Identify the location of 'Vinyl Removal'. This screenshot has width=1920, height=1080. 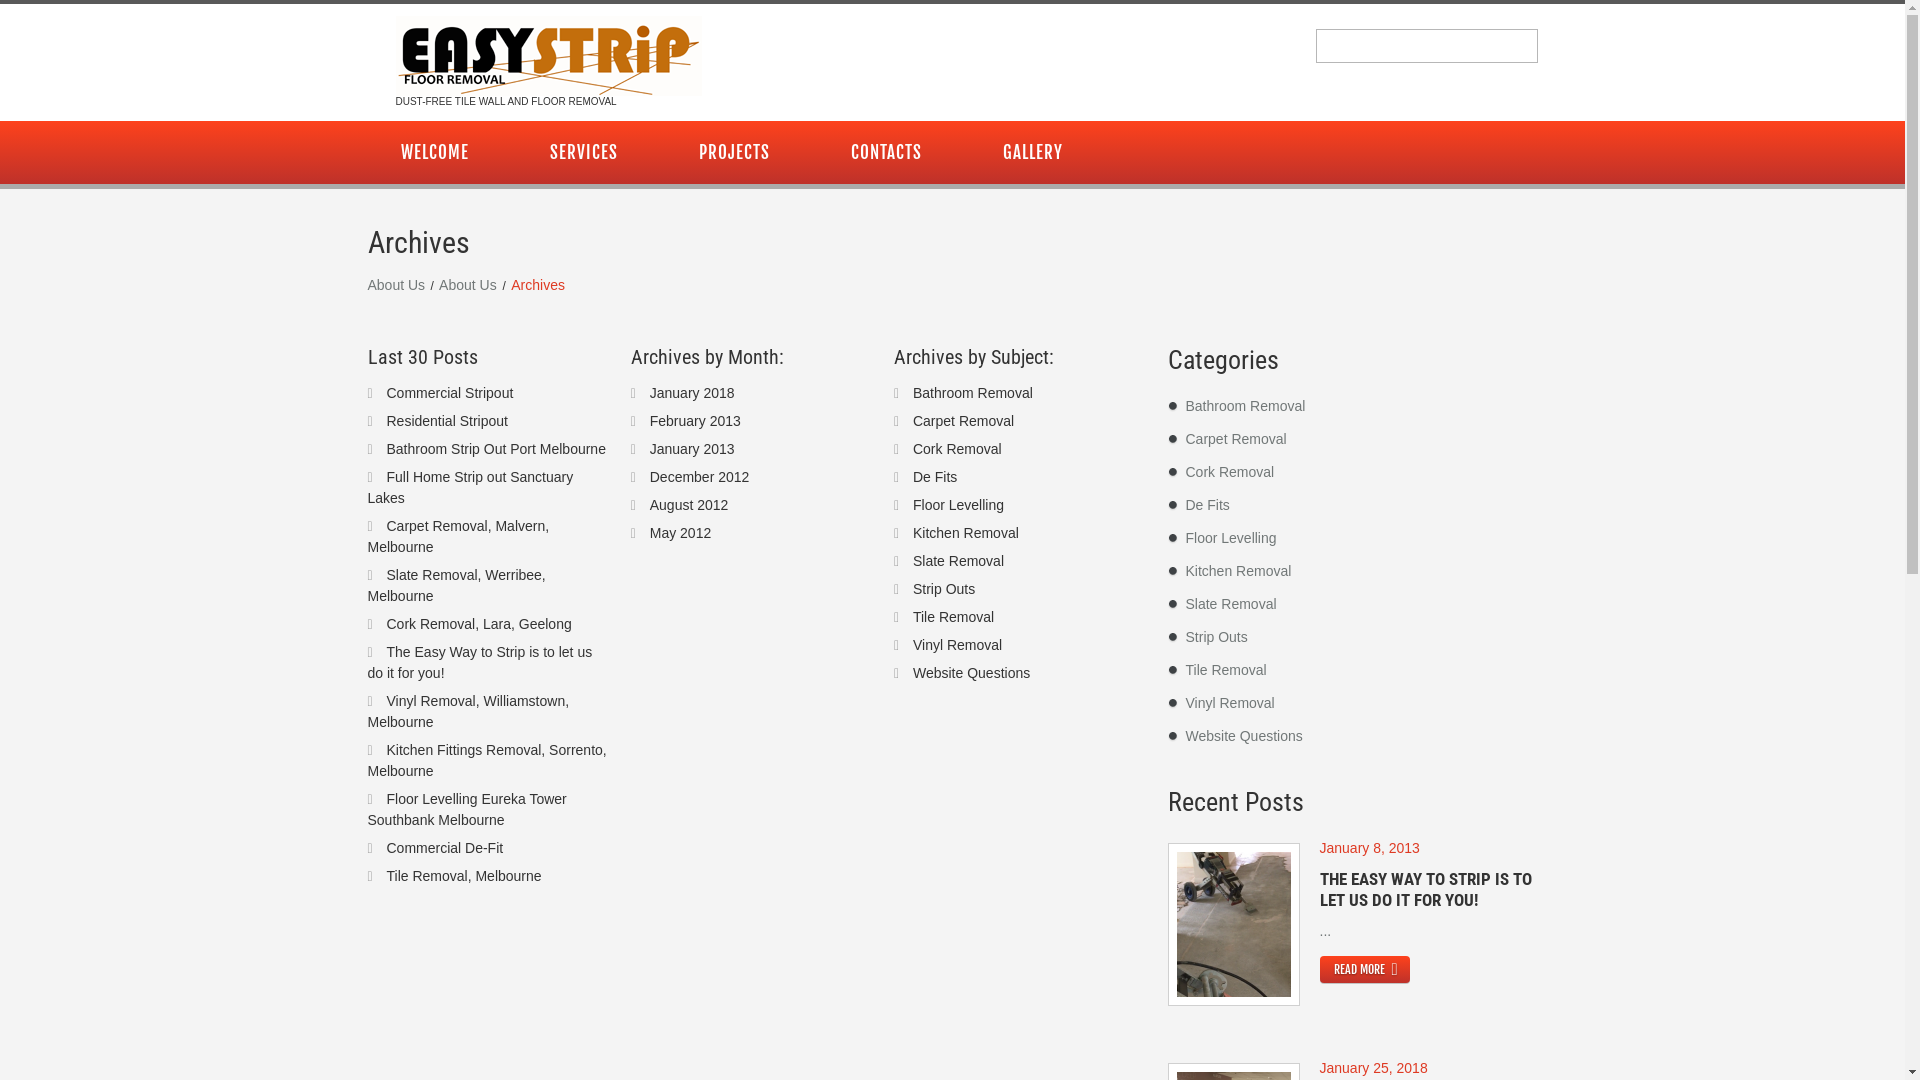
(956, 644).